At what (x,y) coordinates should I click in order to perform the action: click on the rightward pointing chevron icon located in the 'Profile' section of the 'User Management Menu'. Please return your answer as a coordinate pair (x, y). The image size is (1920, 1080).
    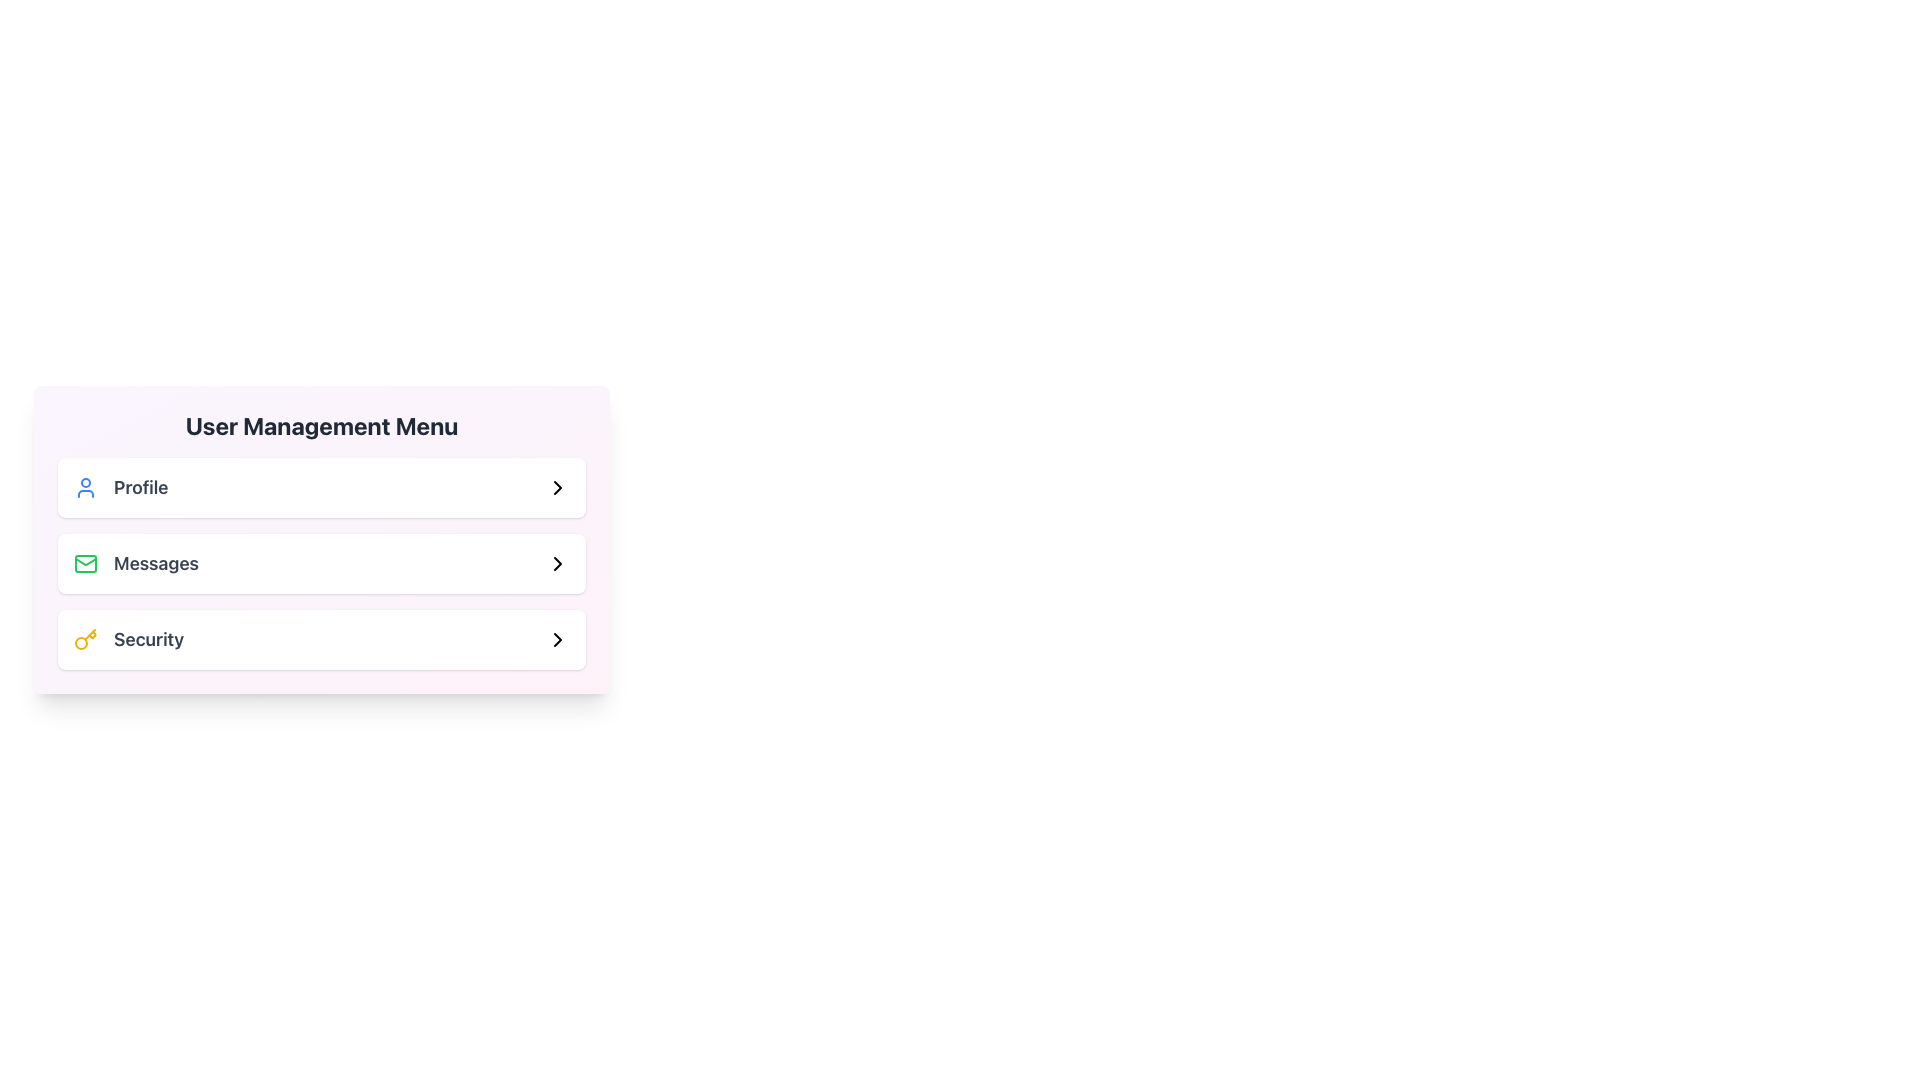
    Looking at the image, I should click on (557, 488).